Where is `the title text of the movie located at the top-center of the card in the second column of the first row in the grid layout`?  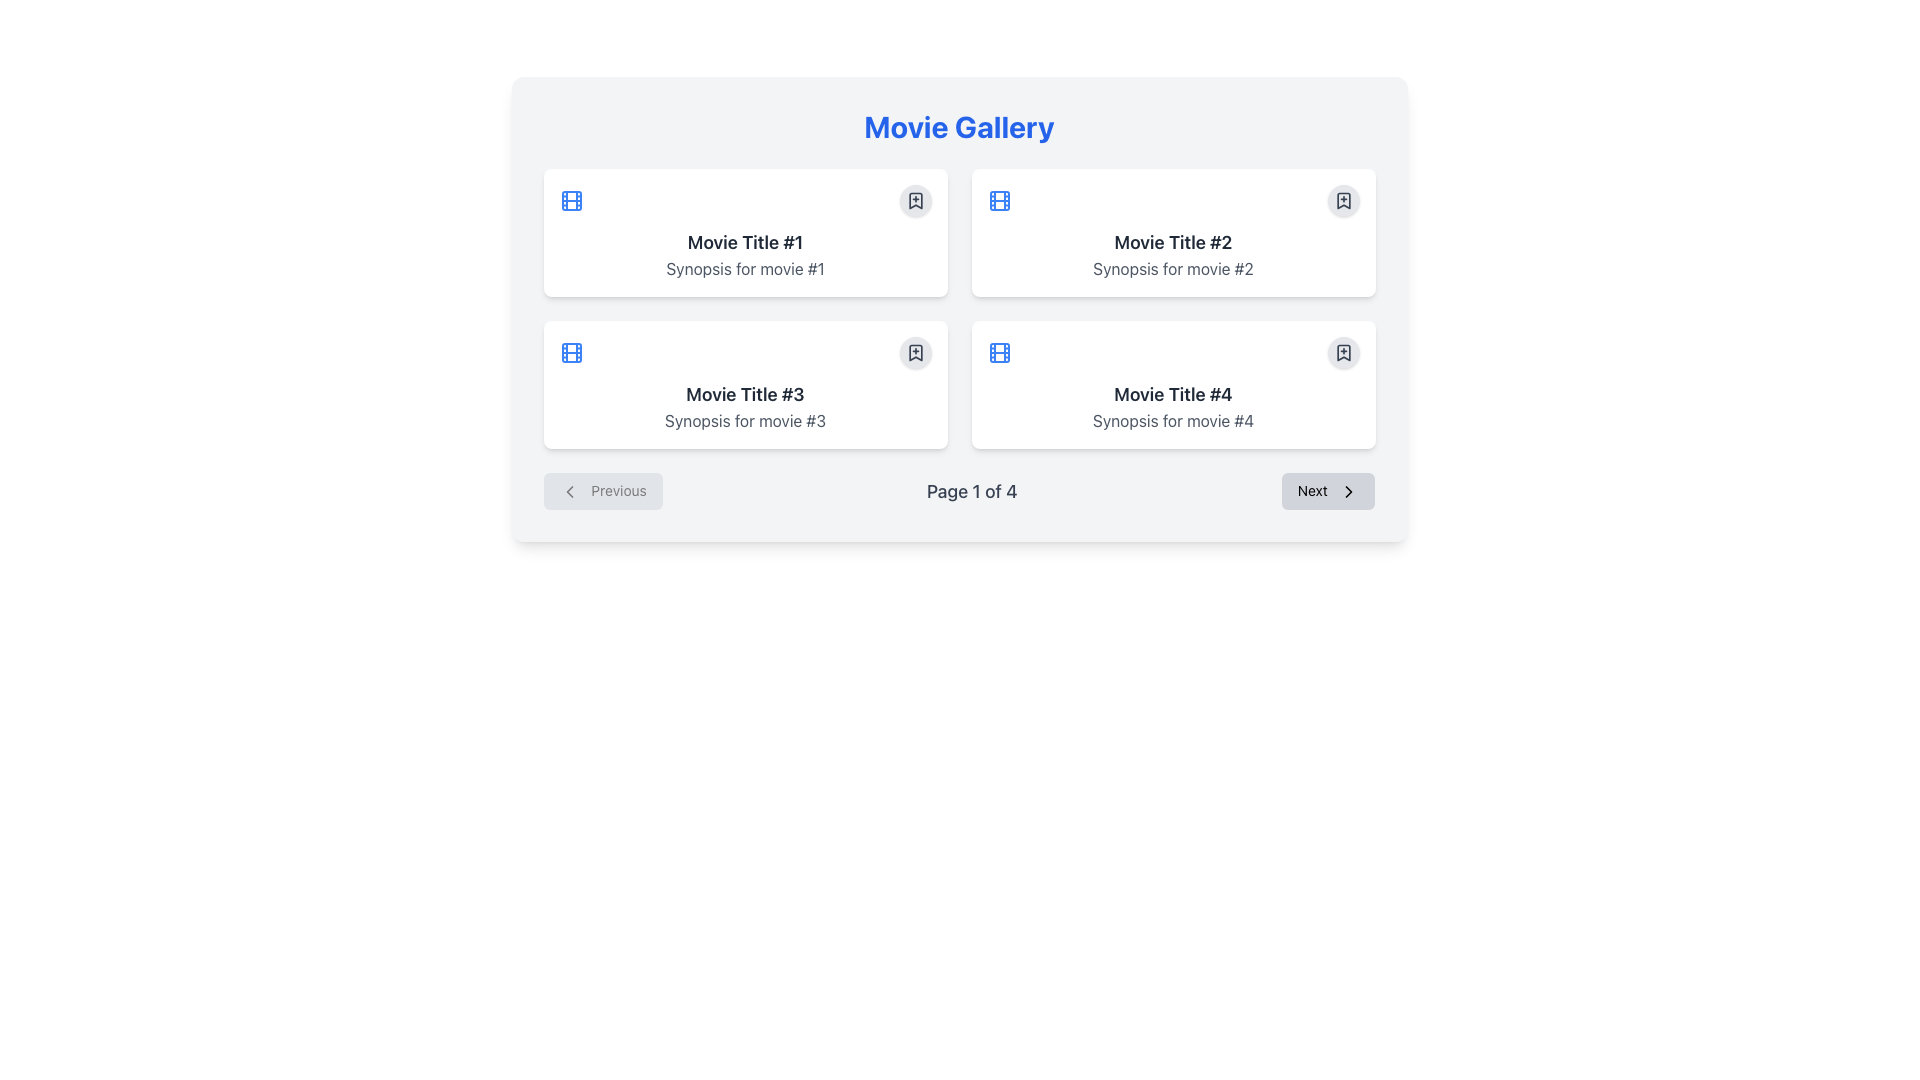 the title text of the movie located at the top-center of the card in the second column of the first row in the grid layout is located at coordinates (1173, 242).